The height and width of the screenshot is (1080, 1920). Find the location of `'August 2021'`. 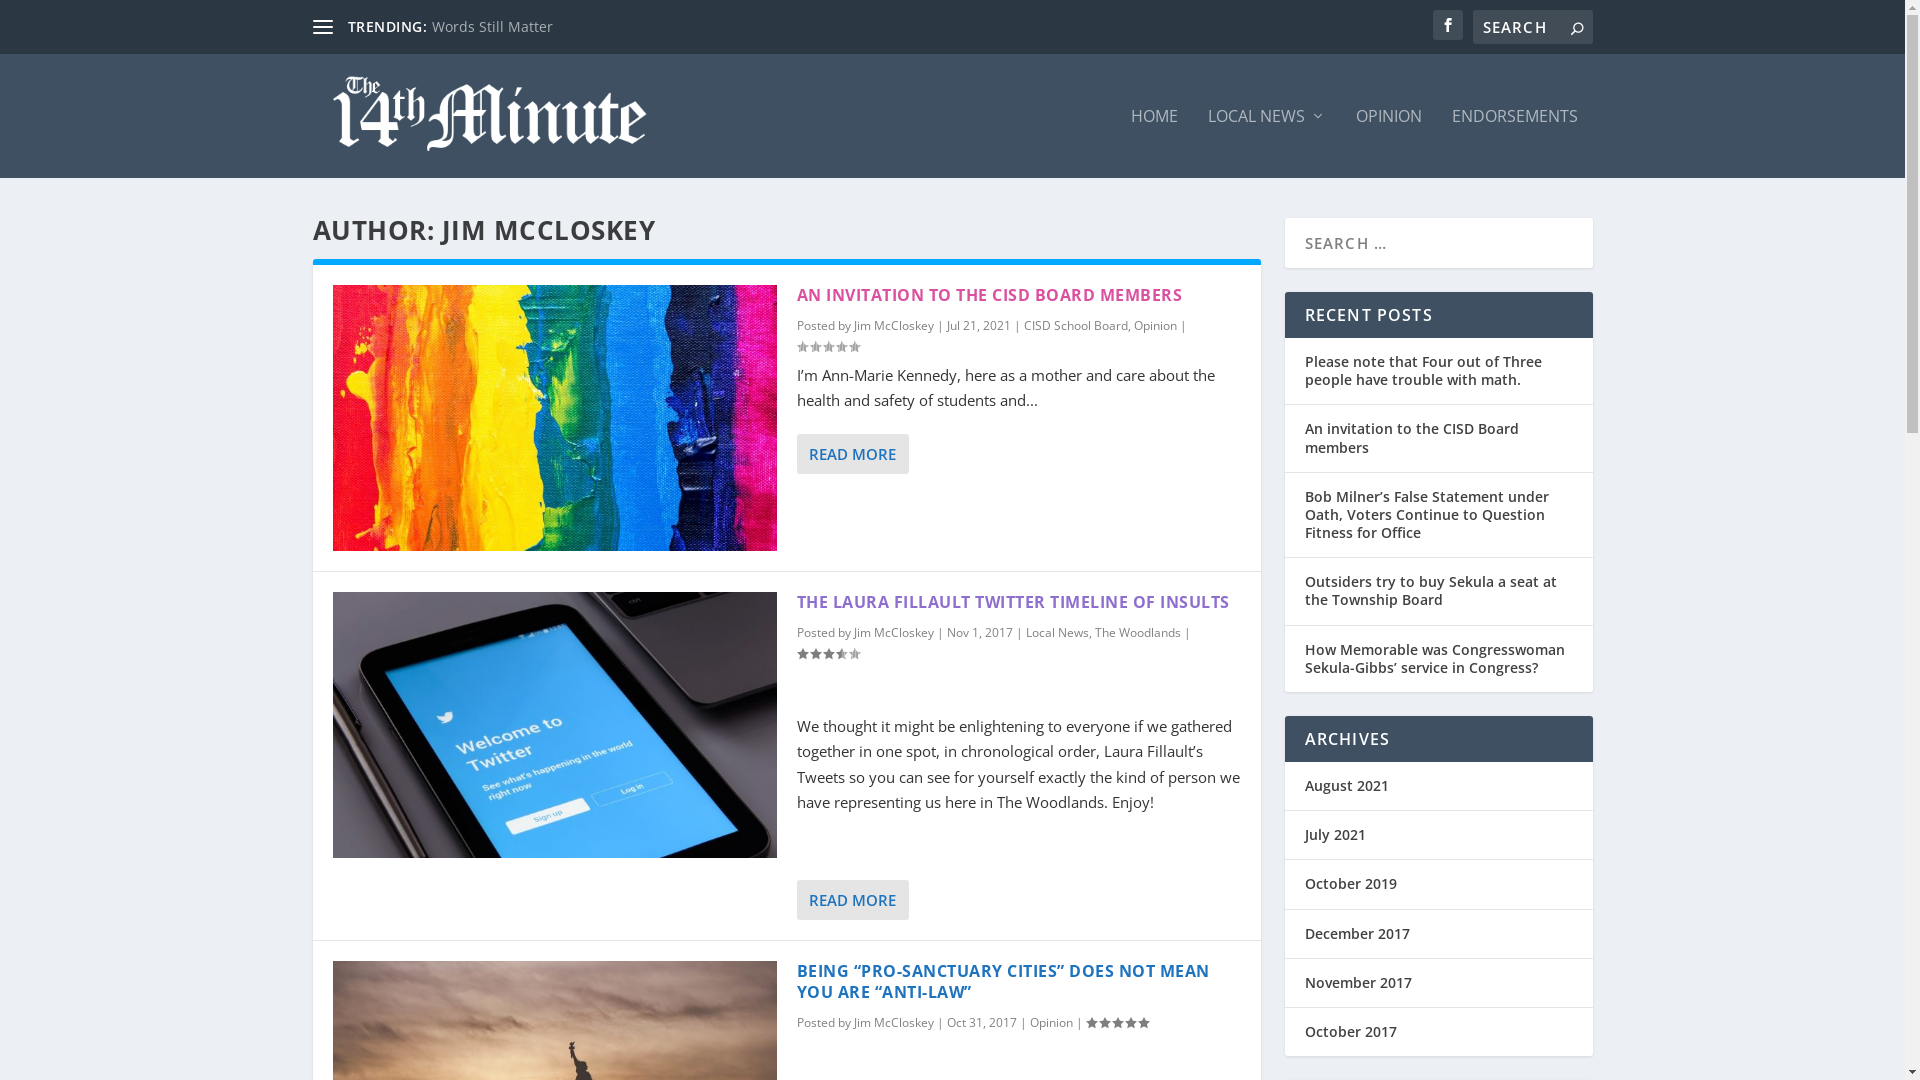

'August 2021' is located at coordinates (1304, 784).